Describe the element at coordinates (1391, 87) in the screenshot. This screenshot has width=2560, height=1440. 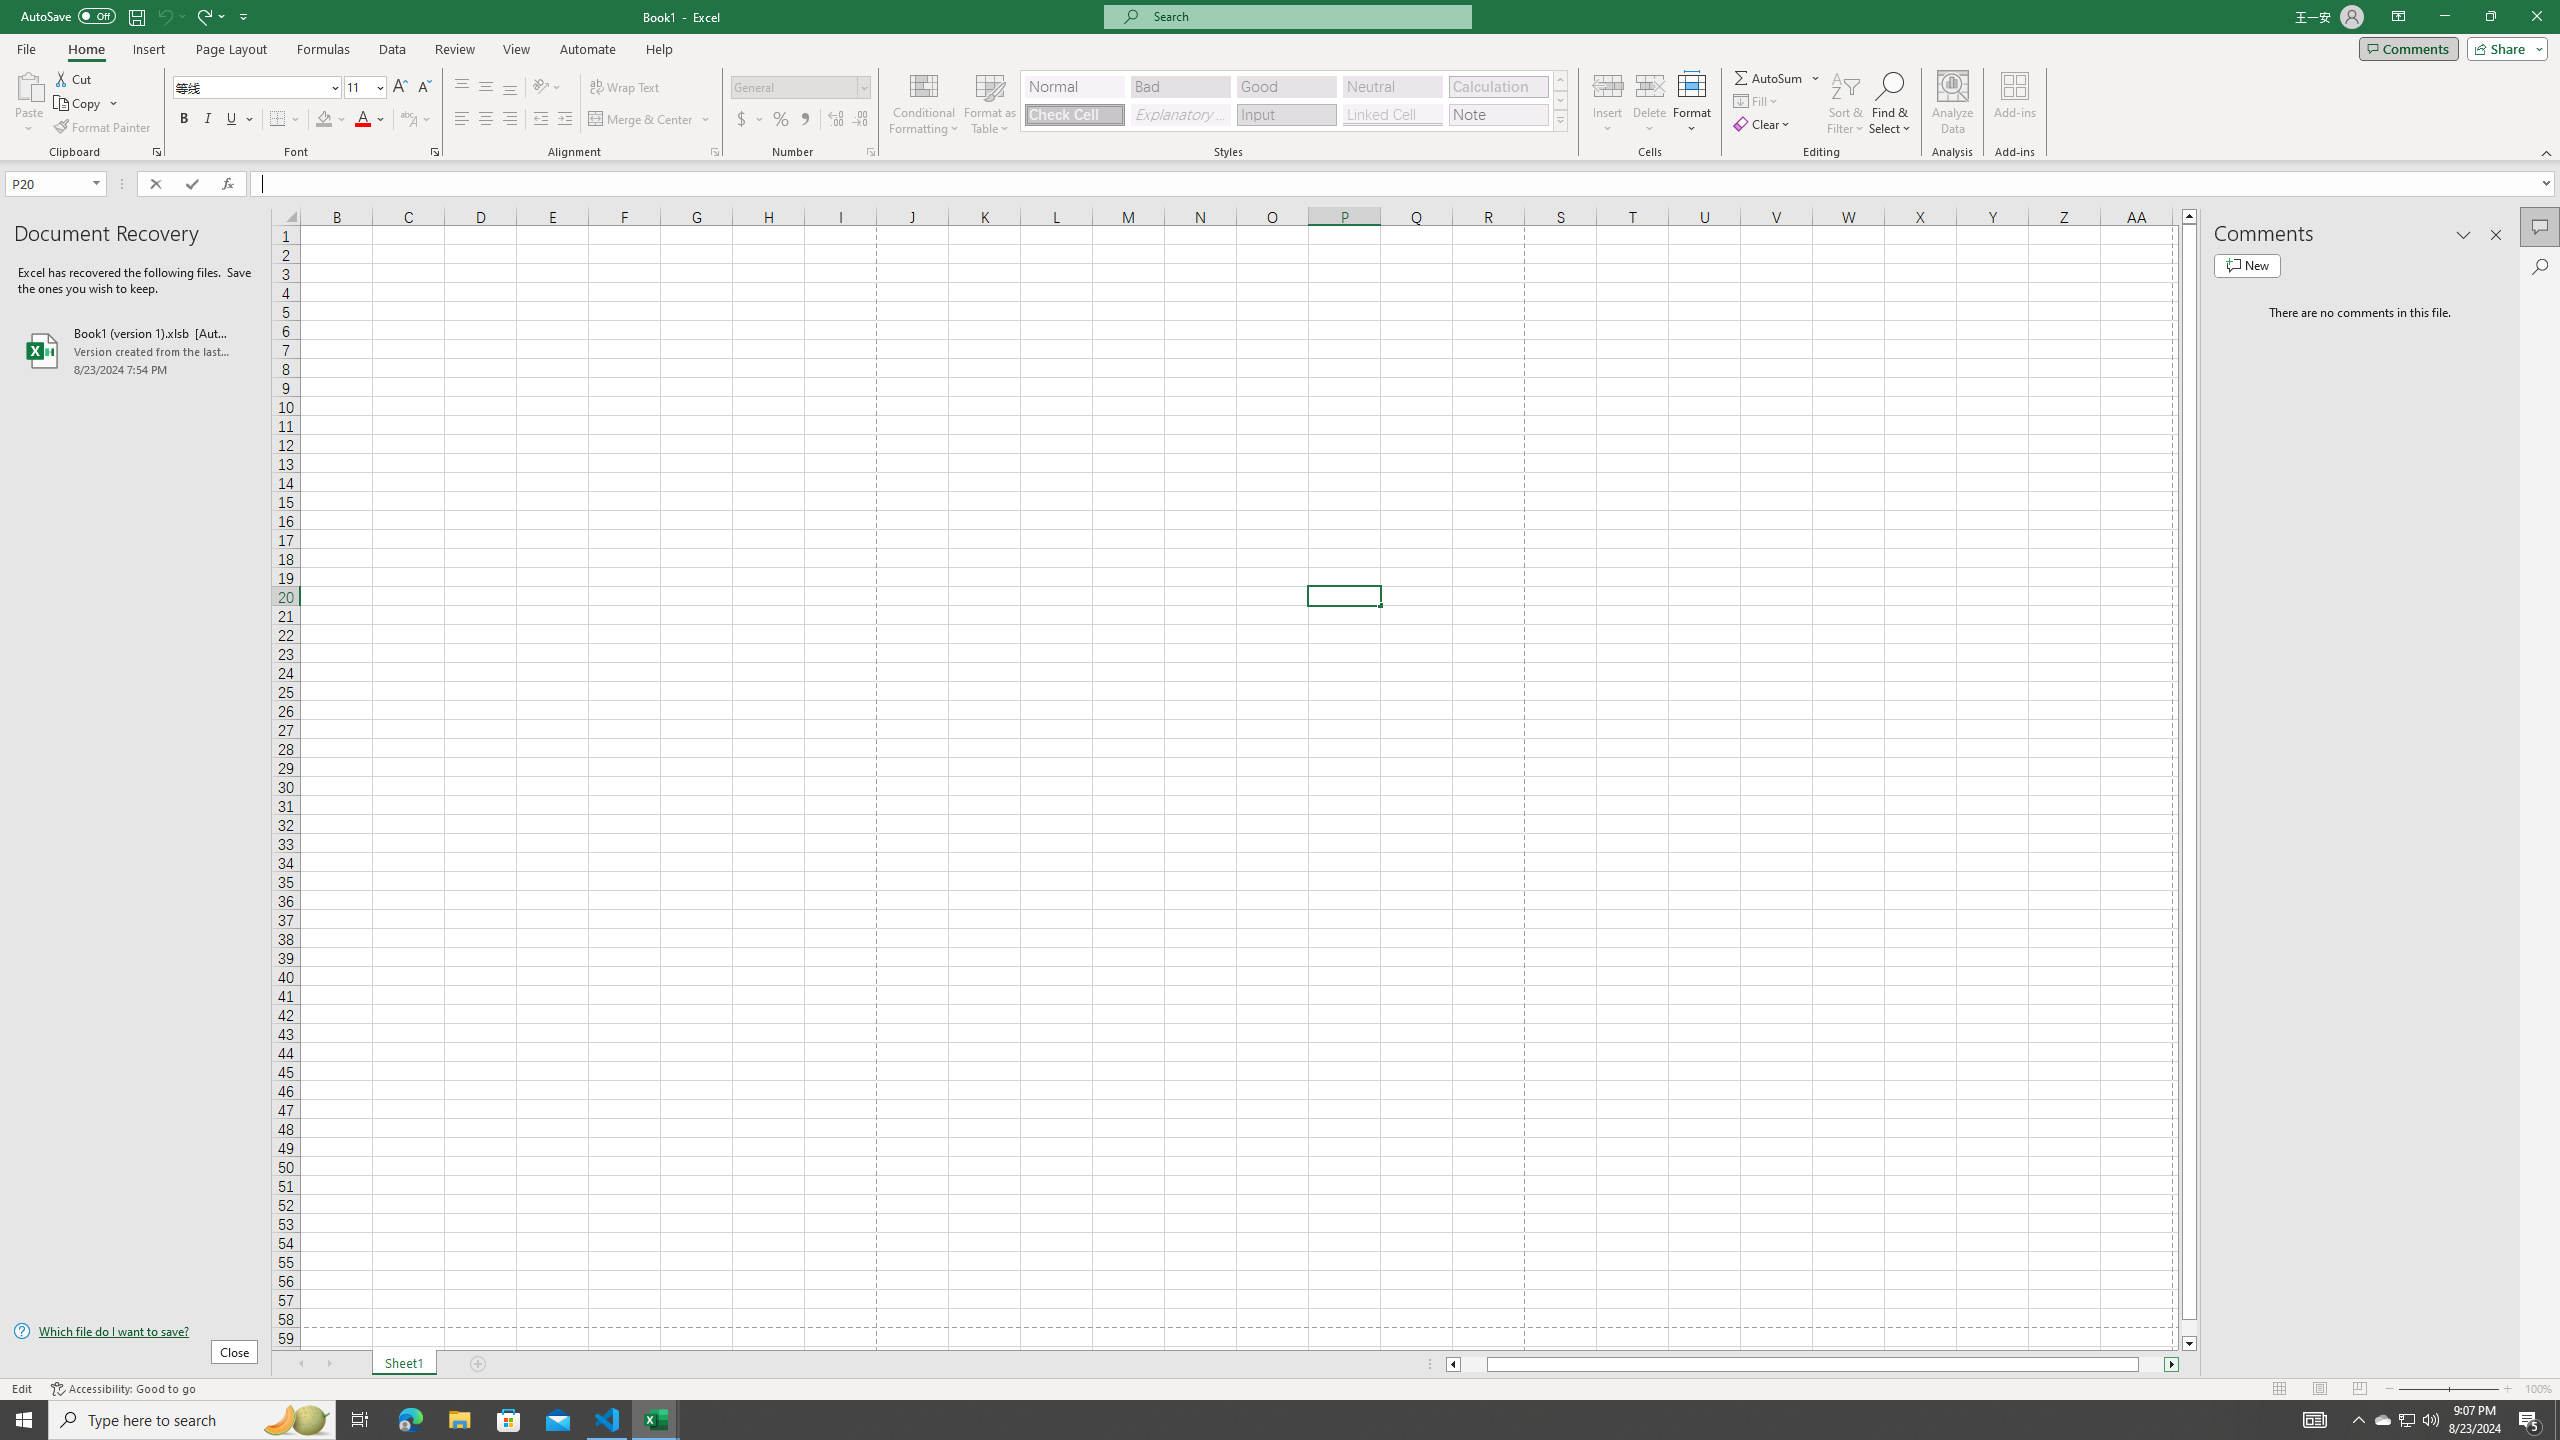
I see `'Neutral'` at that location.